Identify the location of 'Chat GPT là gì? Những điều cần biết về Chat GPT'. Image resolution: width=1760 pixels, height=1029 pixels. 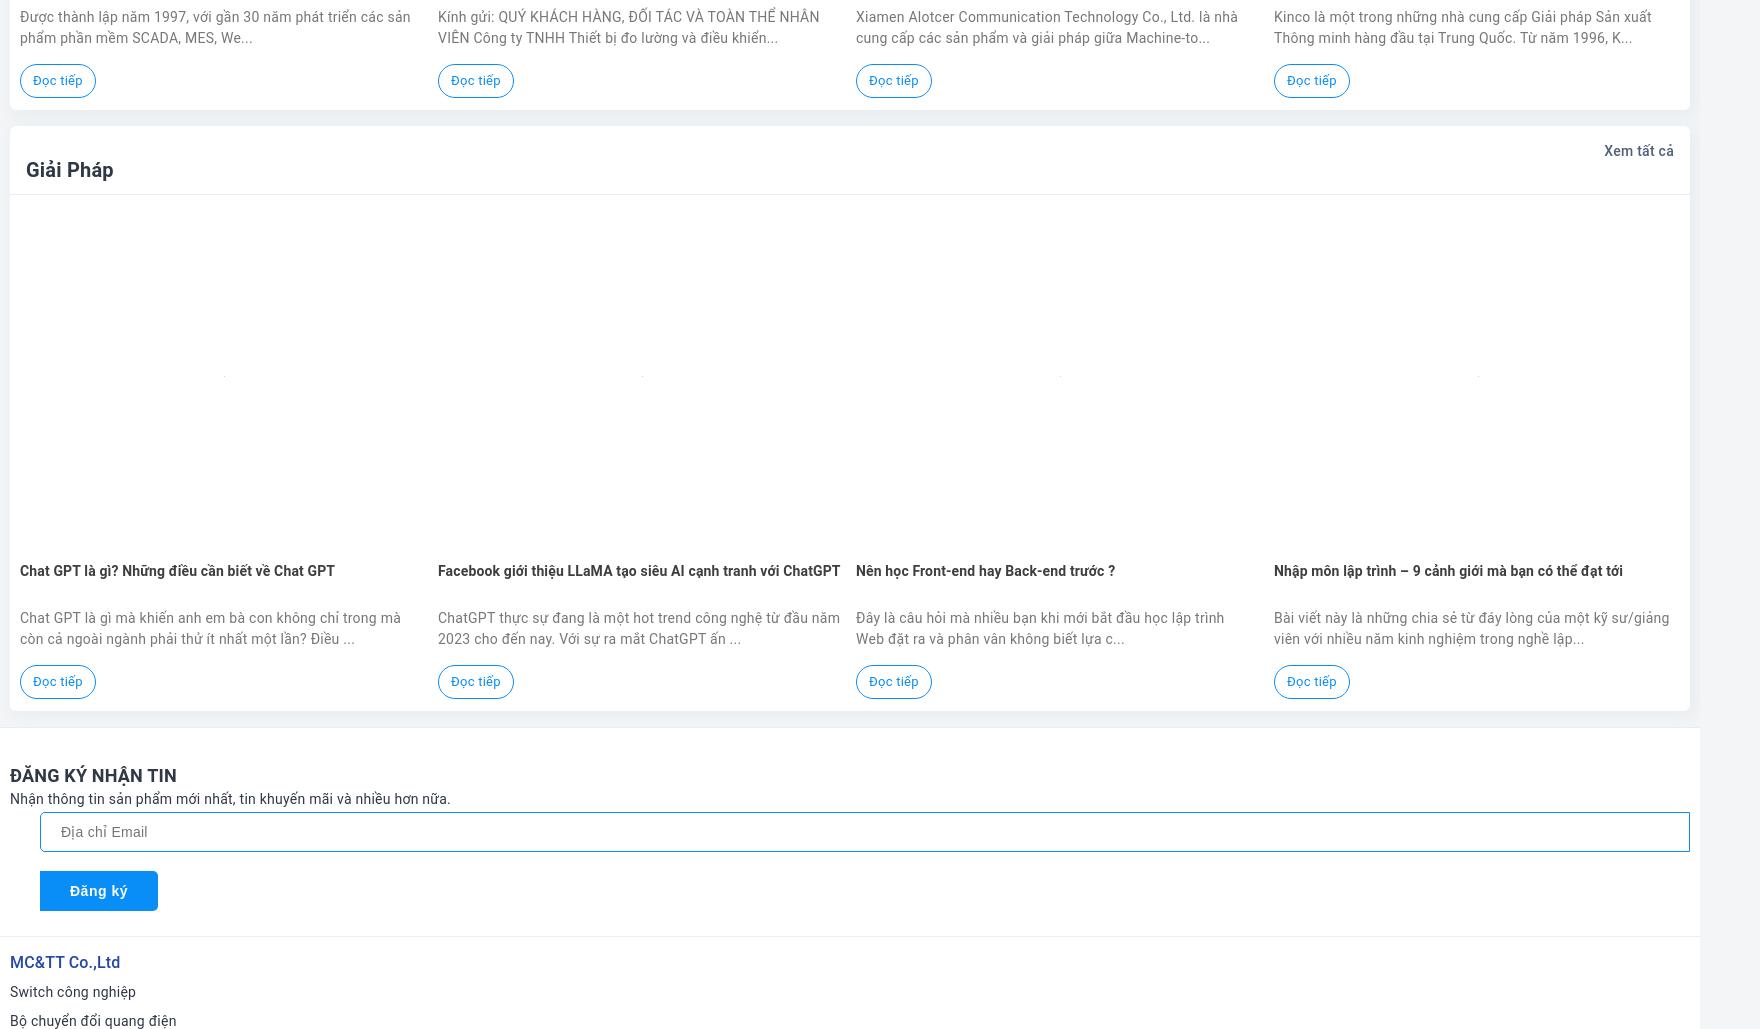
(177, 568).